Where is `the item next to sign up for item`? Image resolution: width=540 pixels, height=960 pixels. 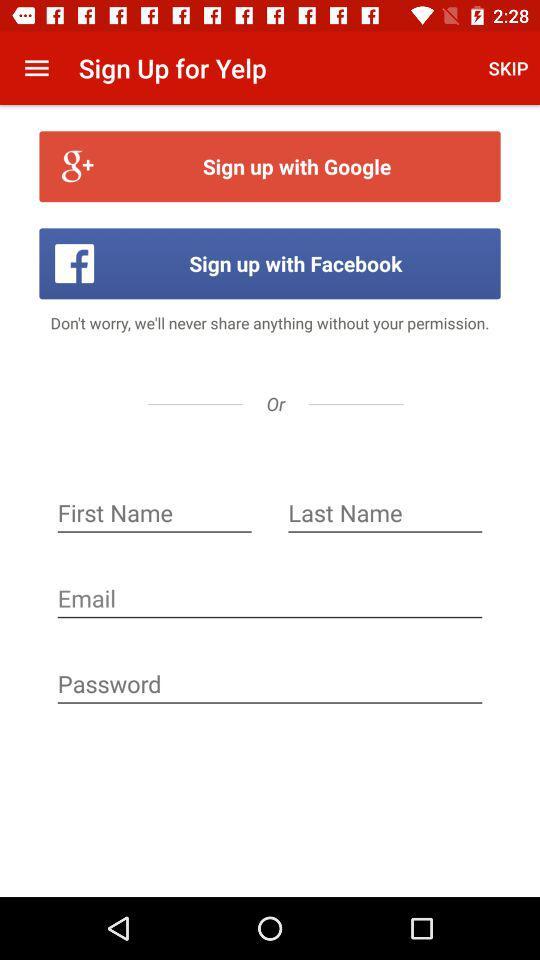 the item next to sign up for item is located at coordinates (508, 68).